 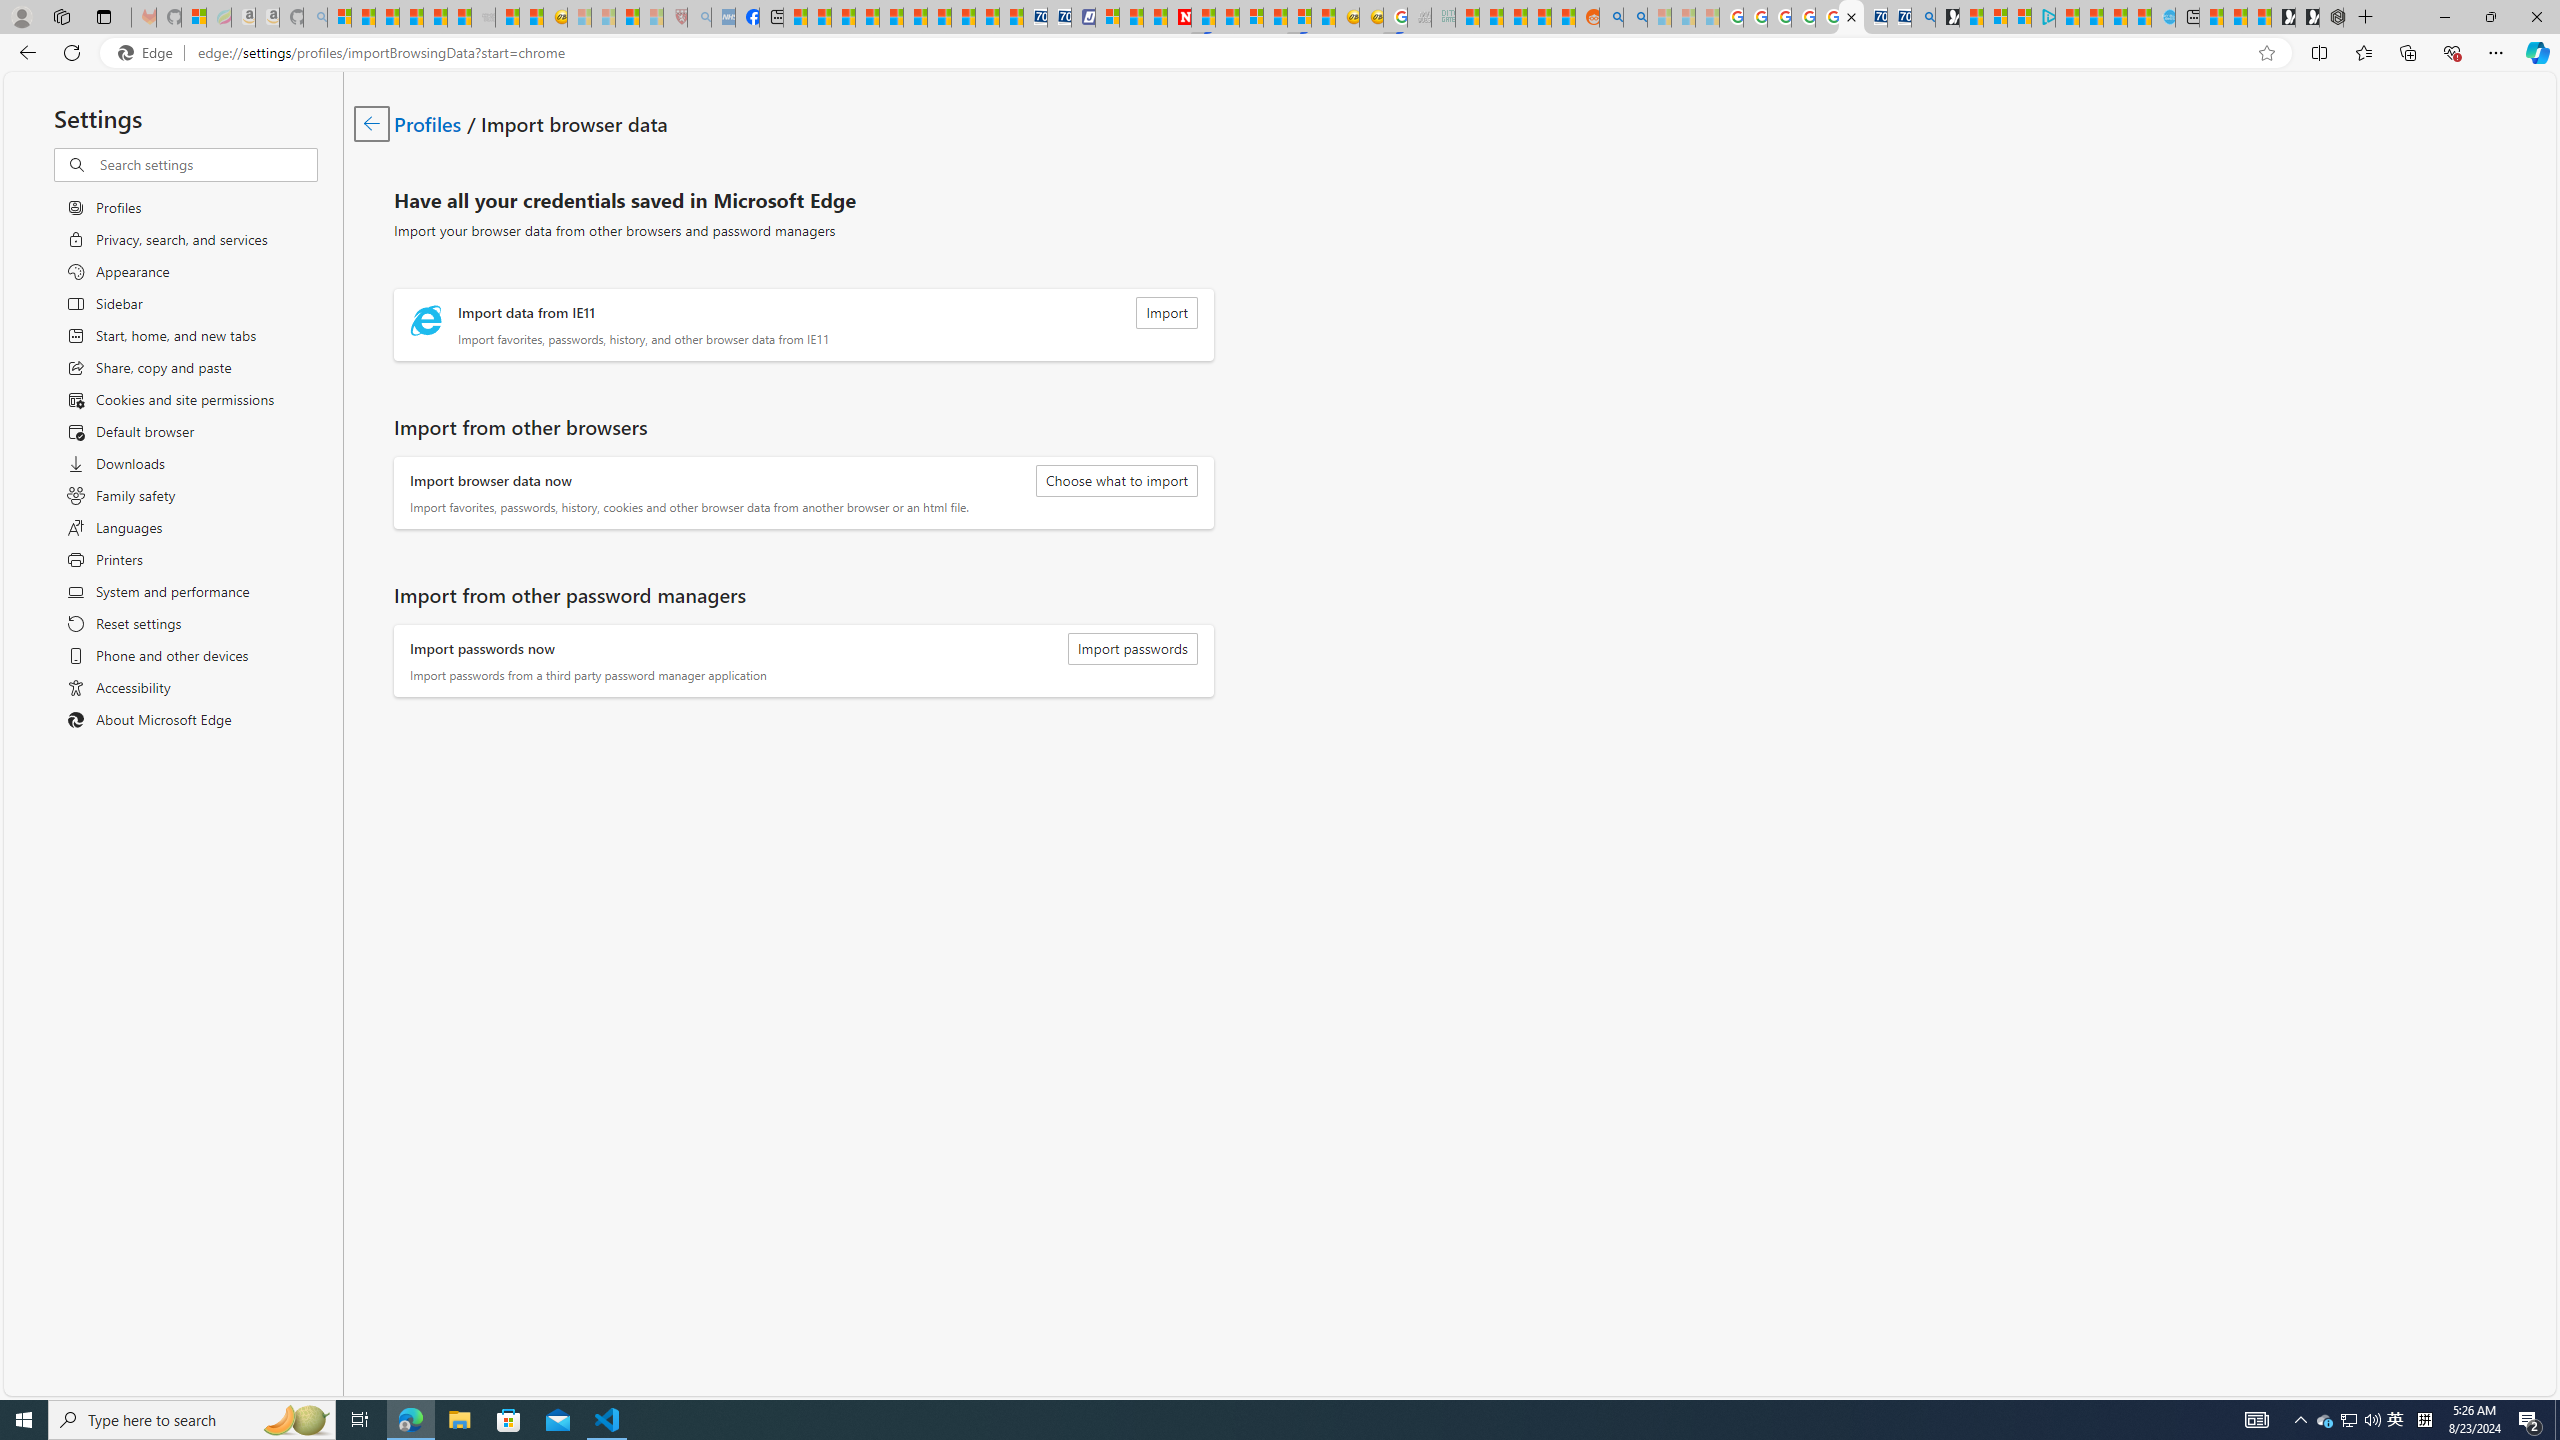 What do you see at coordinates (207, 164) in the screenshot?
I see `'Search settings'` at bounding box center [207, 164].